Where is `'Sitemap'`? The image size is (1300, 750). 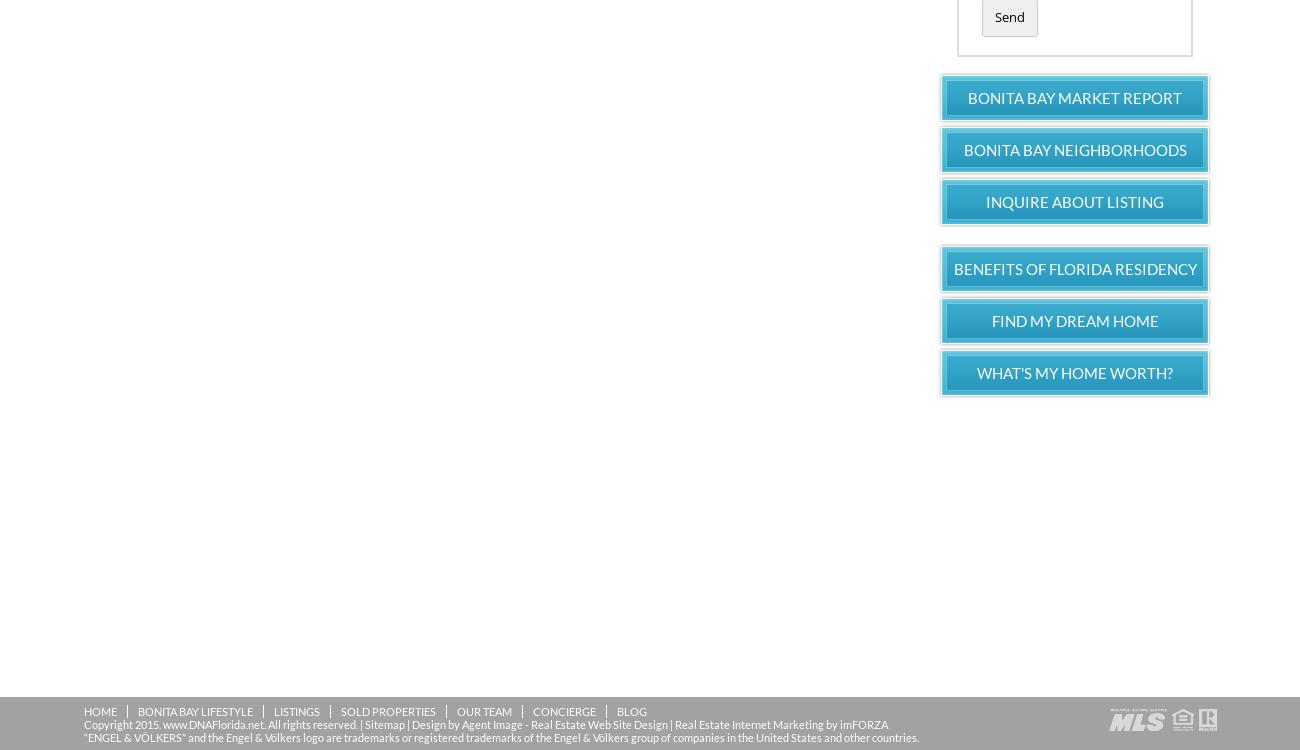 'Sitemap' is located at coordinates (384, 722).